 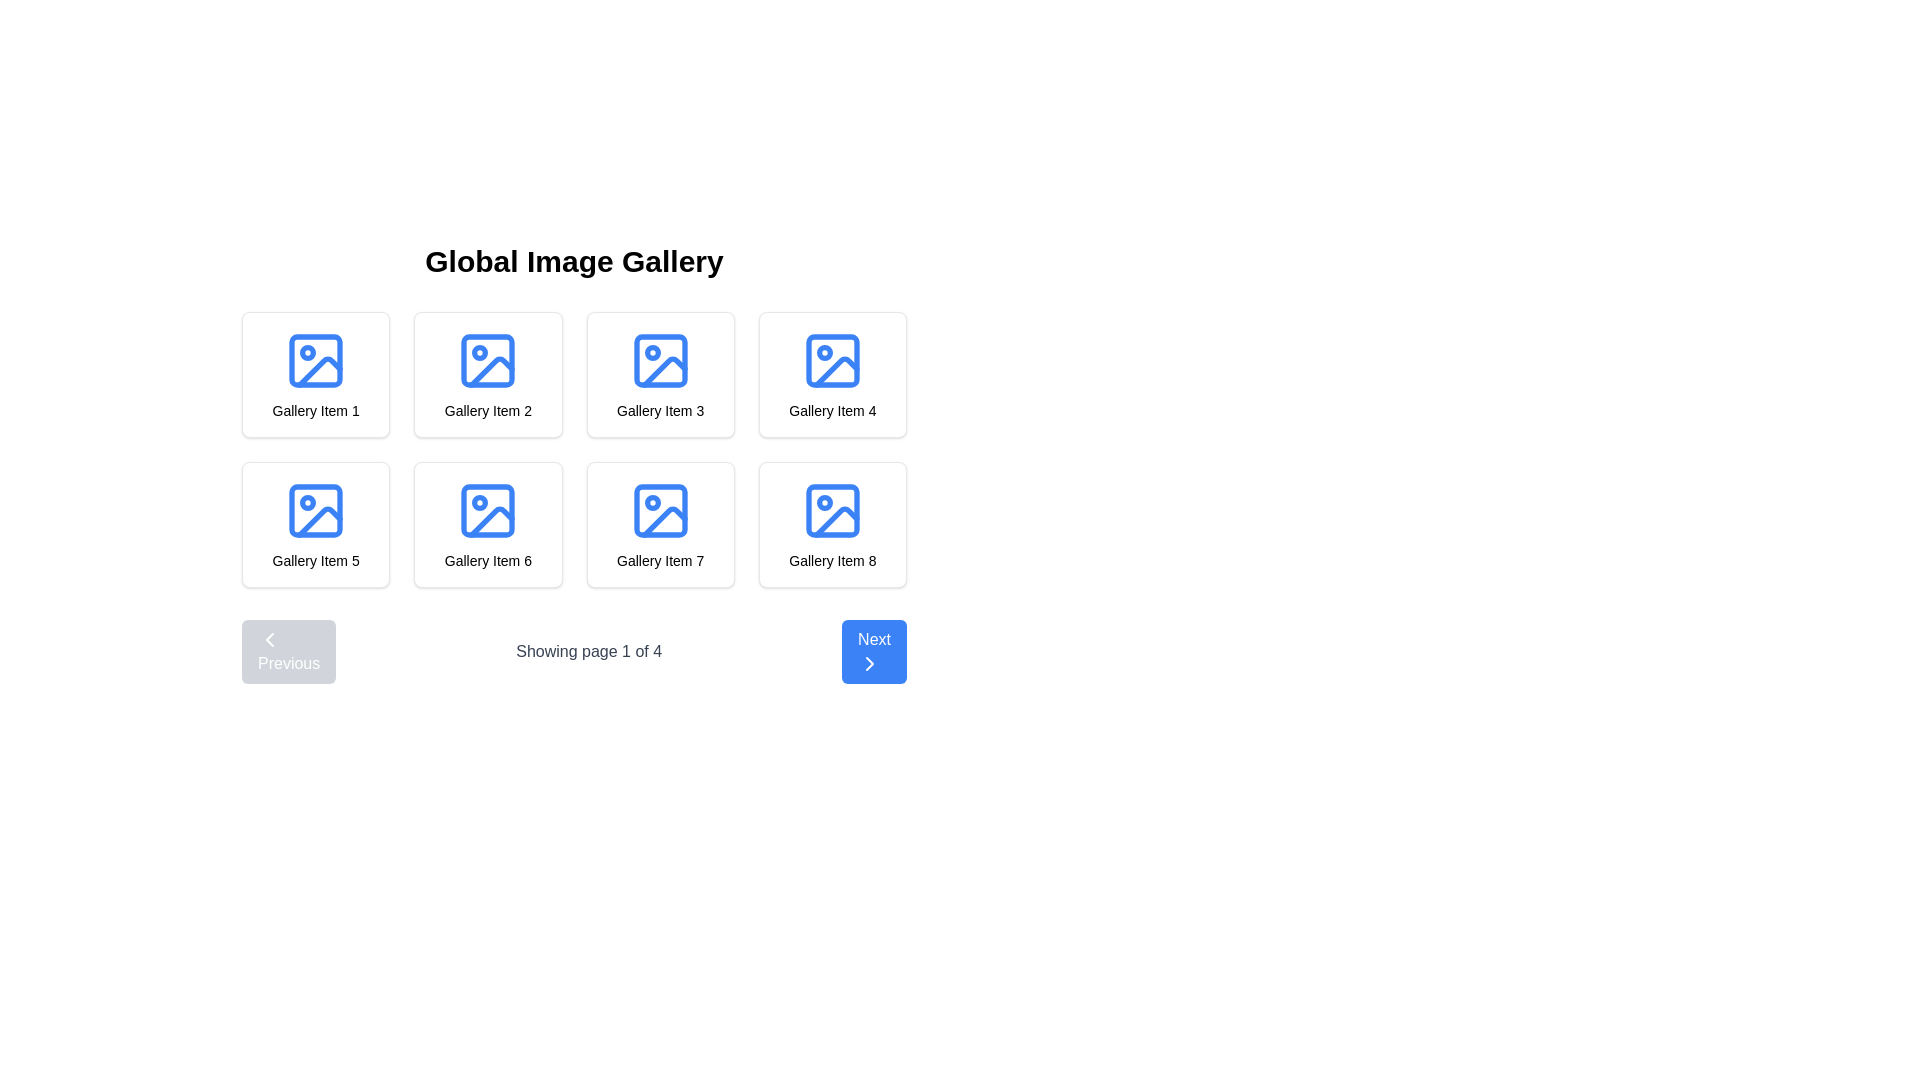 I want to click on the blue SVG icon representing an image, which is located in the third position of the 'Global Image Gallery', above its label, so click(x=660, y=361).